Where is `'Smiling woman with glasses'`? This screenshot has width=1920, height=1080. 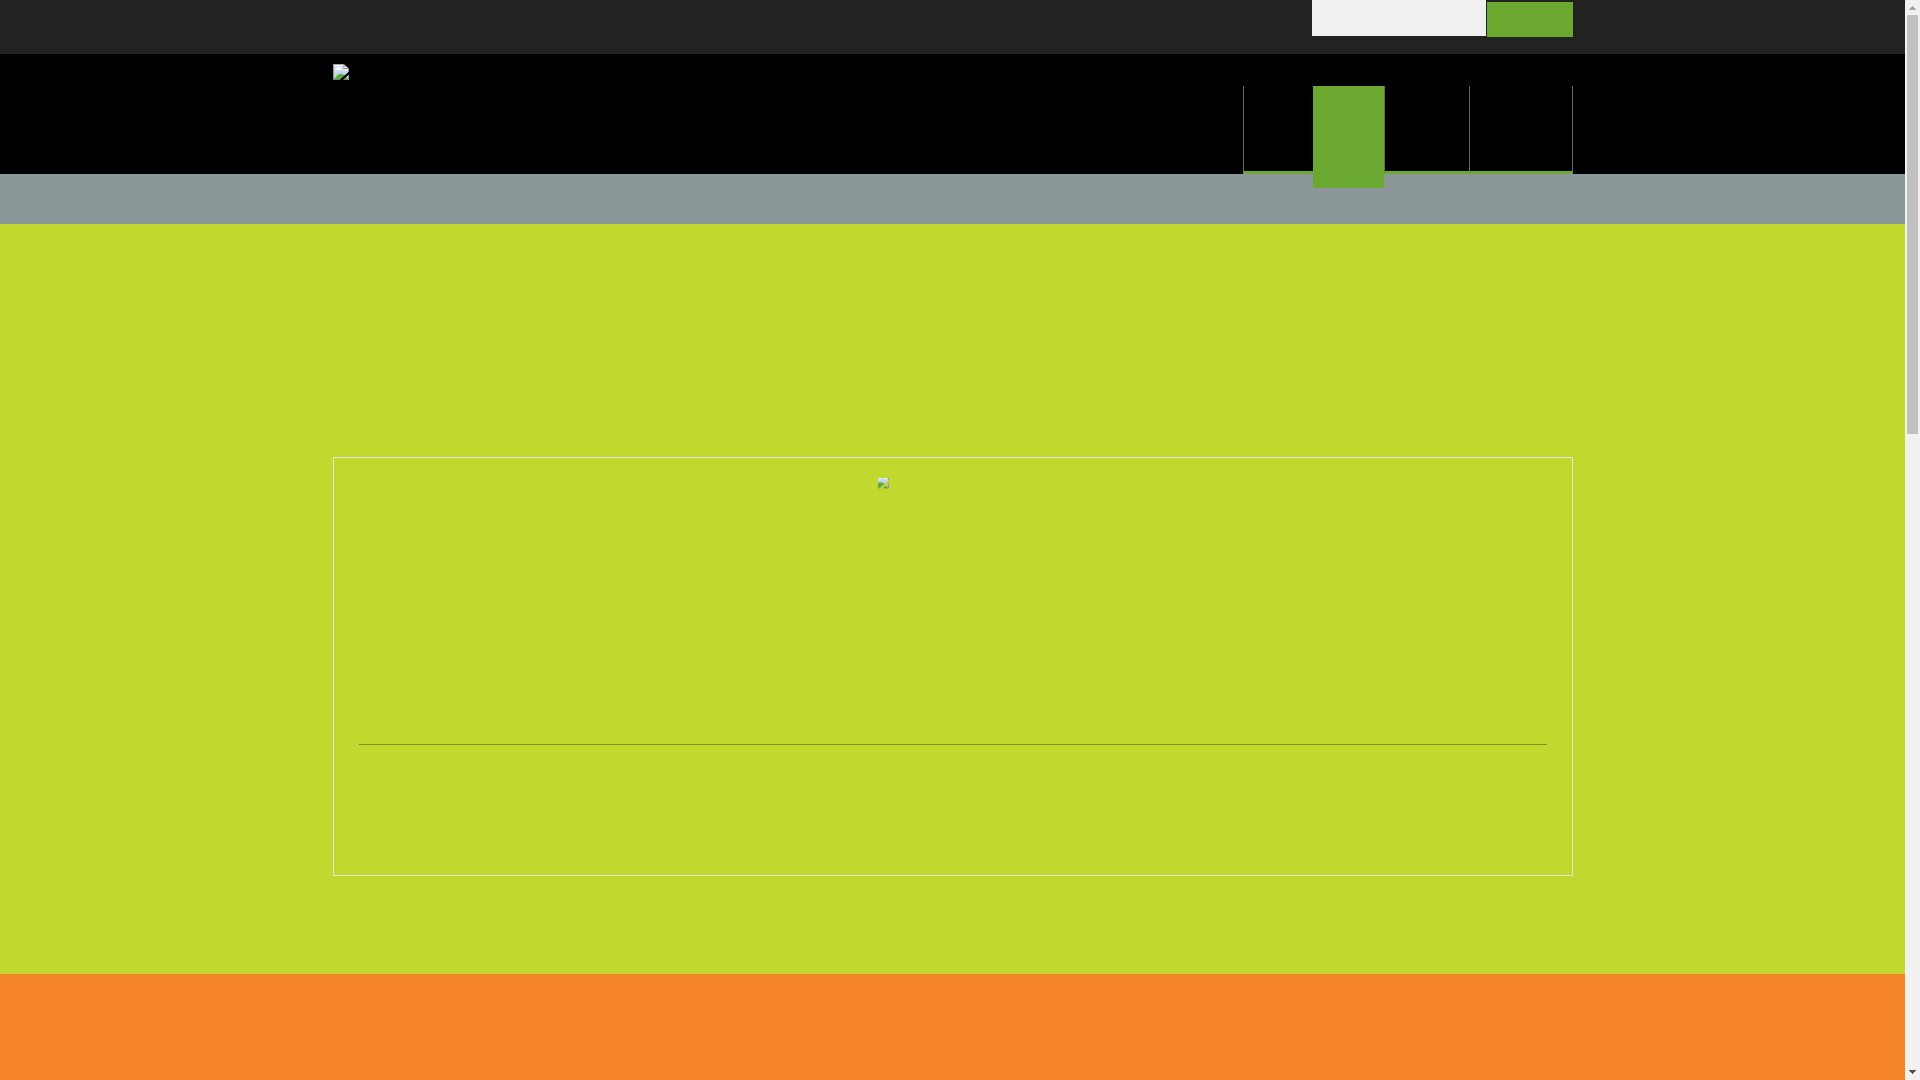
'Smiling woman with glasses' is located at coordinates (951, 556).